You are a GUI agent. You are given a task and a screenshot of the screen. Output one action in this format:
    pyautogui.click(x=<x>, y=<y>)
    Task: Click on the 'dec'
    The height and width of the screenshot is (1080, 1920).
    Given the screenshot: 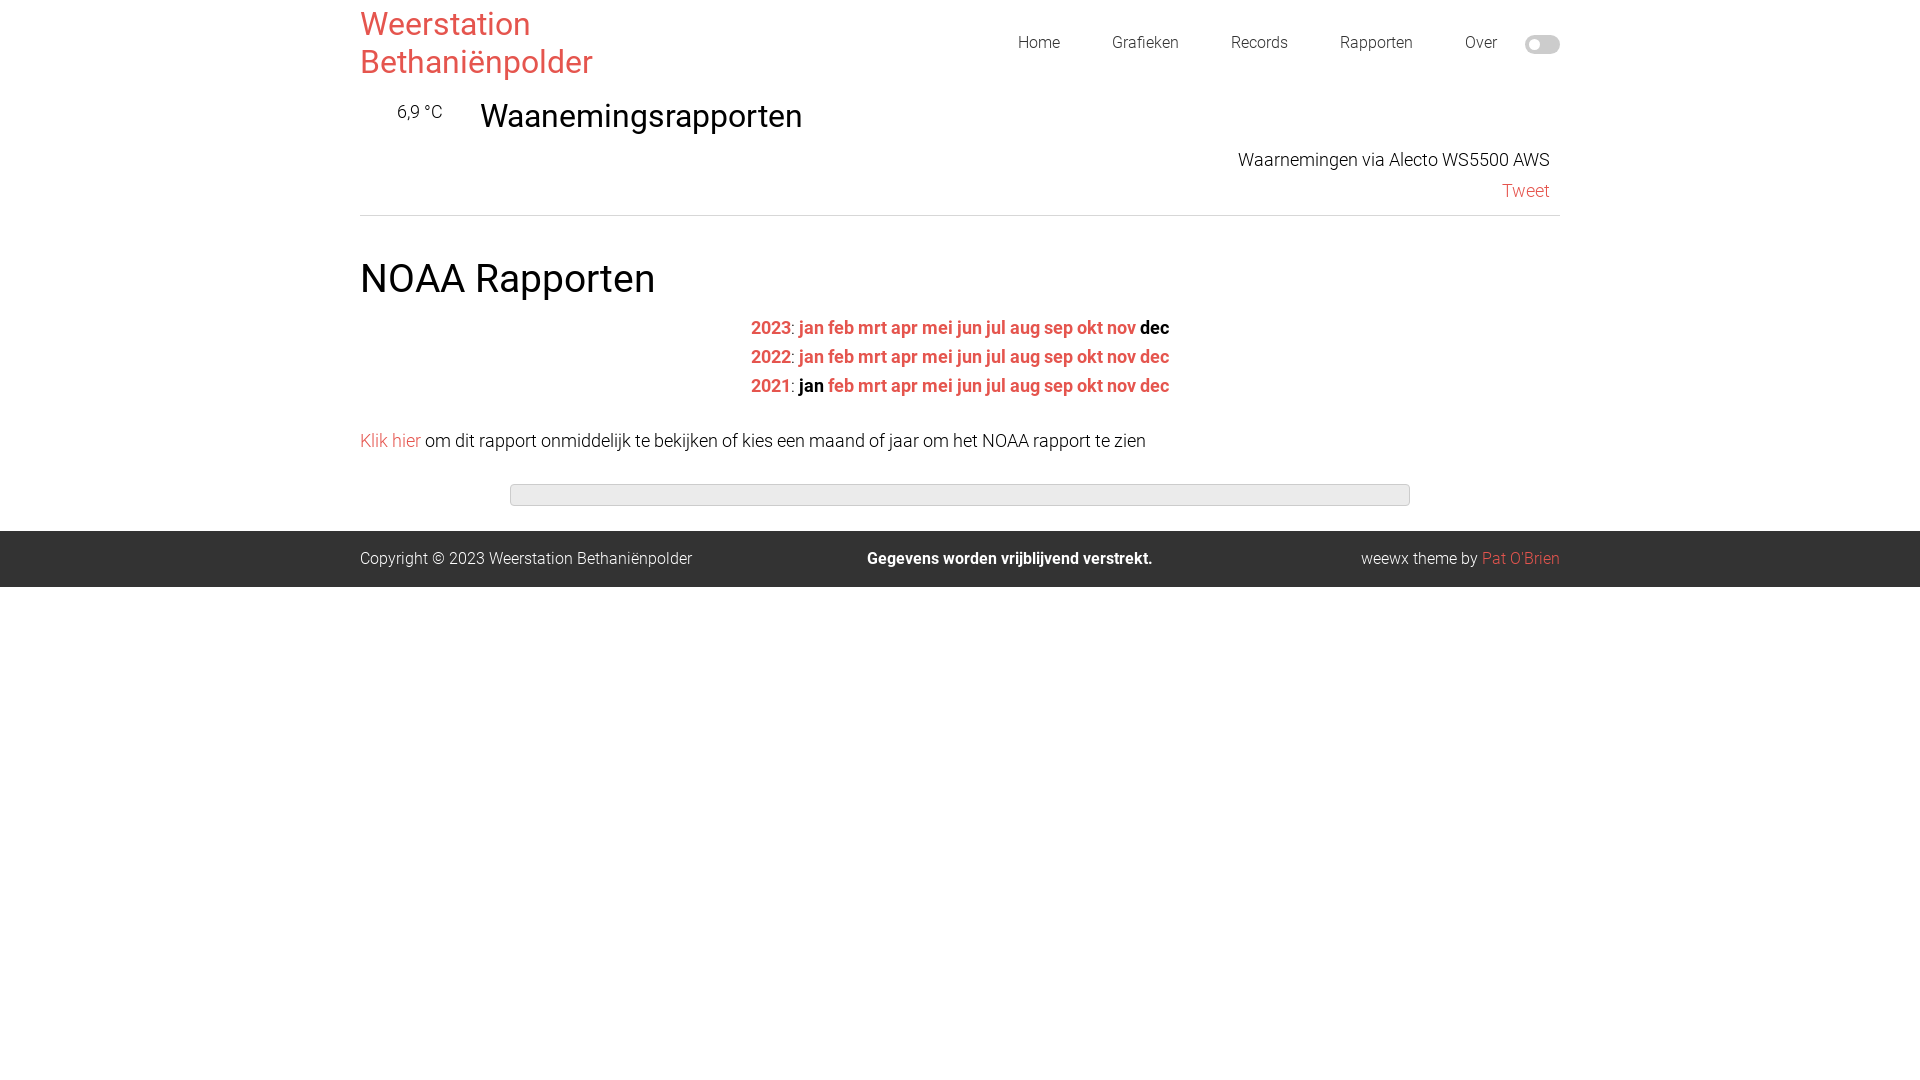 What is the action you would take?
    pyautogui.click(x=1154, y=355)
    